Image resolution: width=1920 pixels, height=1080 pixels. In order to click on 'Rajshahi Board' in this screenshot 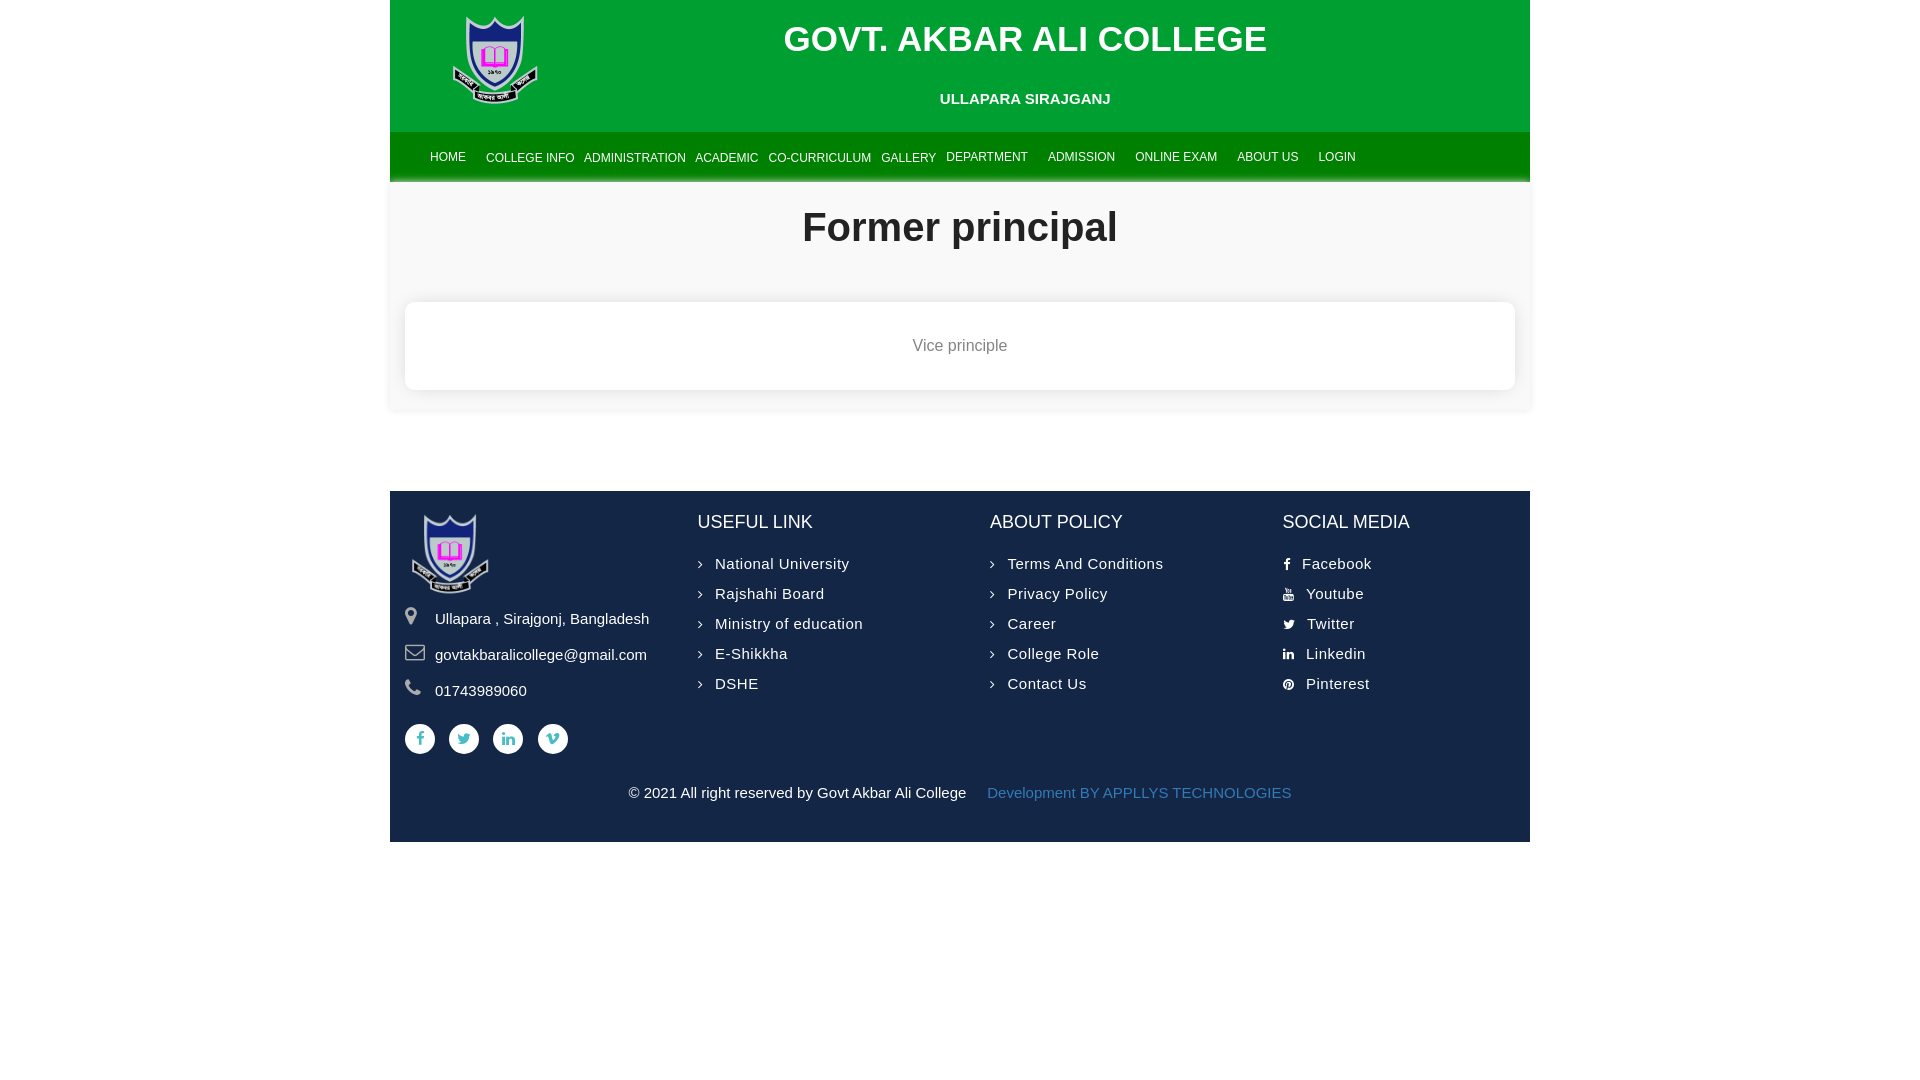, I will do `click(760, 592)`.